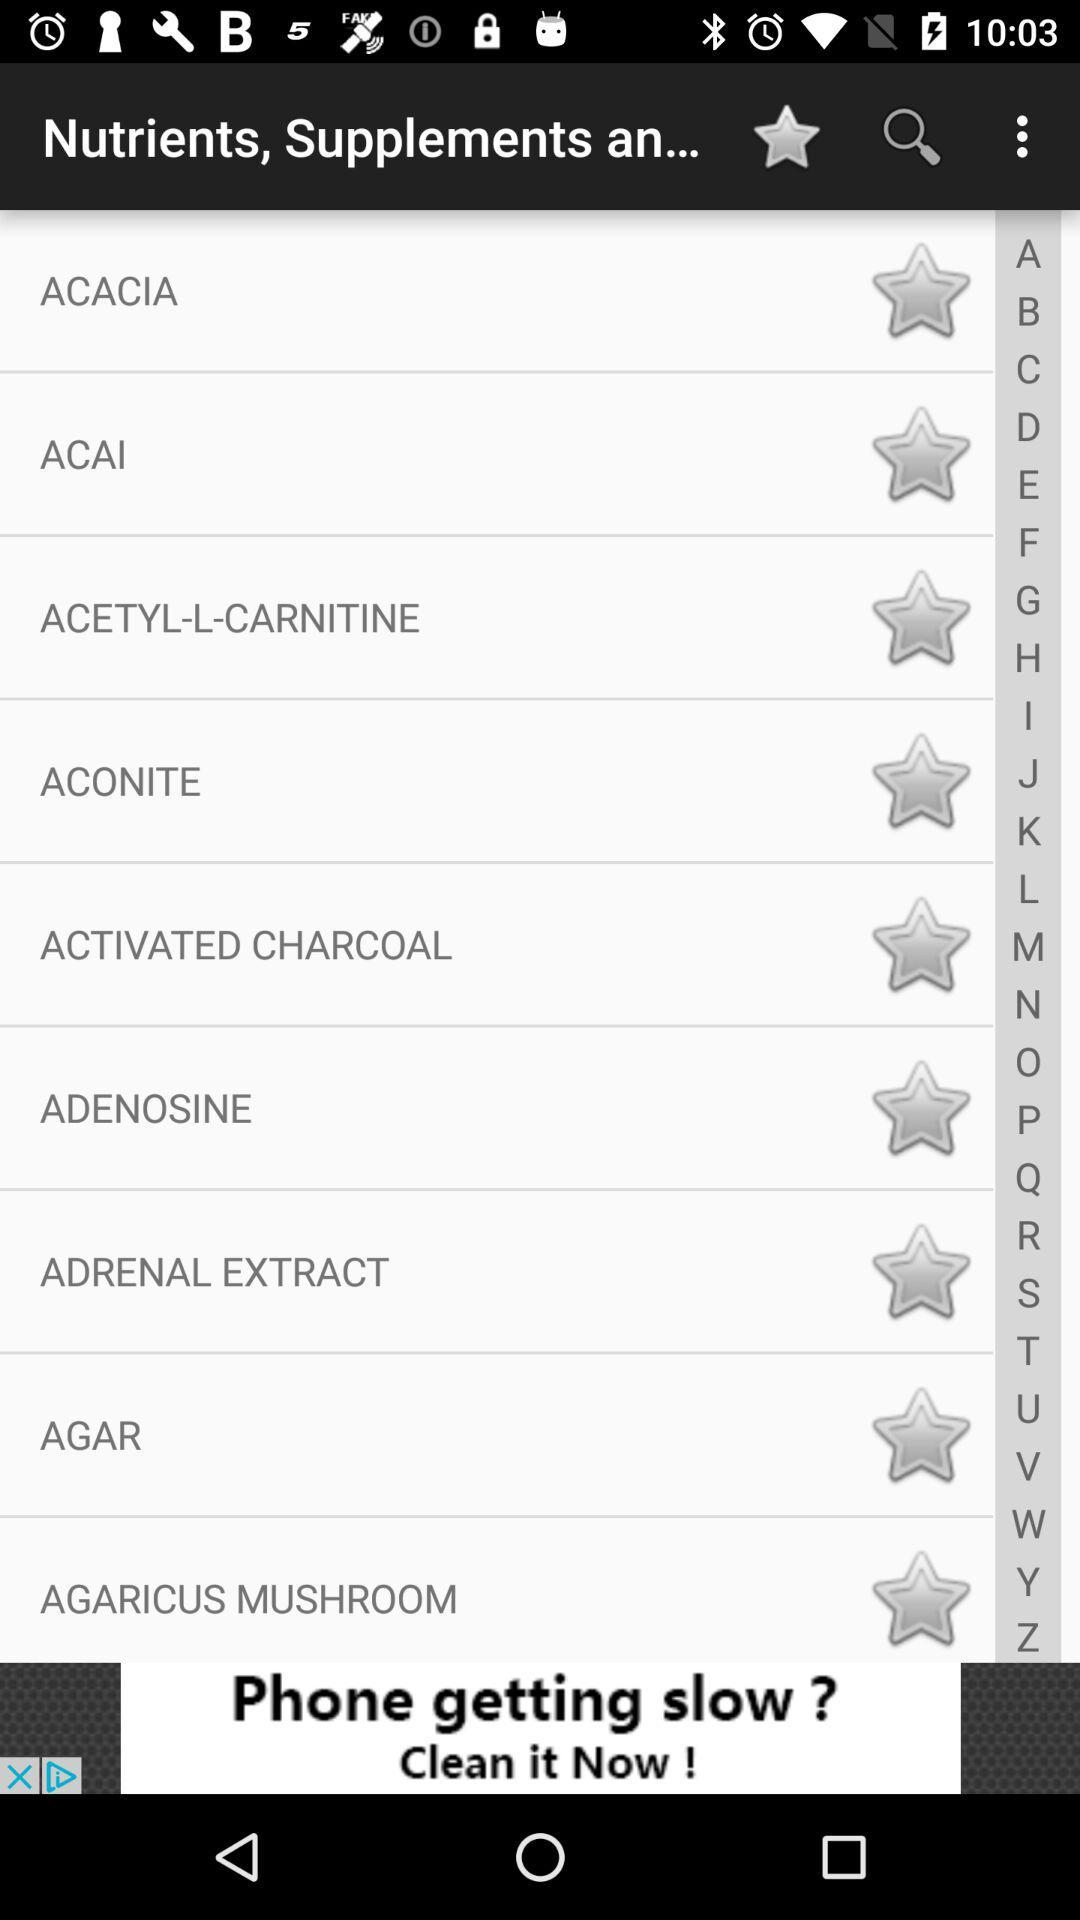 This screenshot has height=1920, width=1080. I want to click on choose selection, so click(920, 616).